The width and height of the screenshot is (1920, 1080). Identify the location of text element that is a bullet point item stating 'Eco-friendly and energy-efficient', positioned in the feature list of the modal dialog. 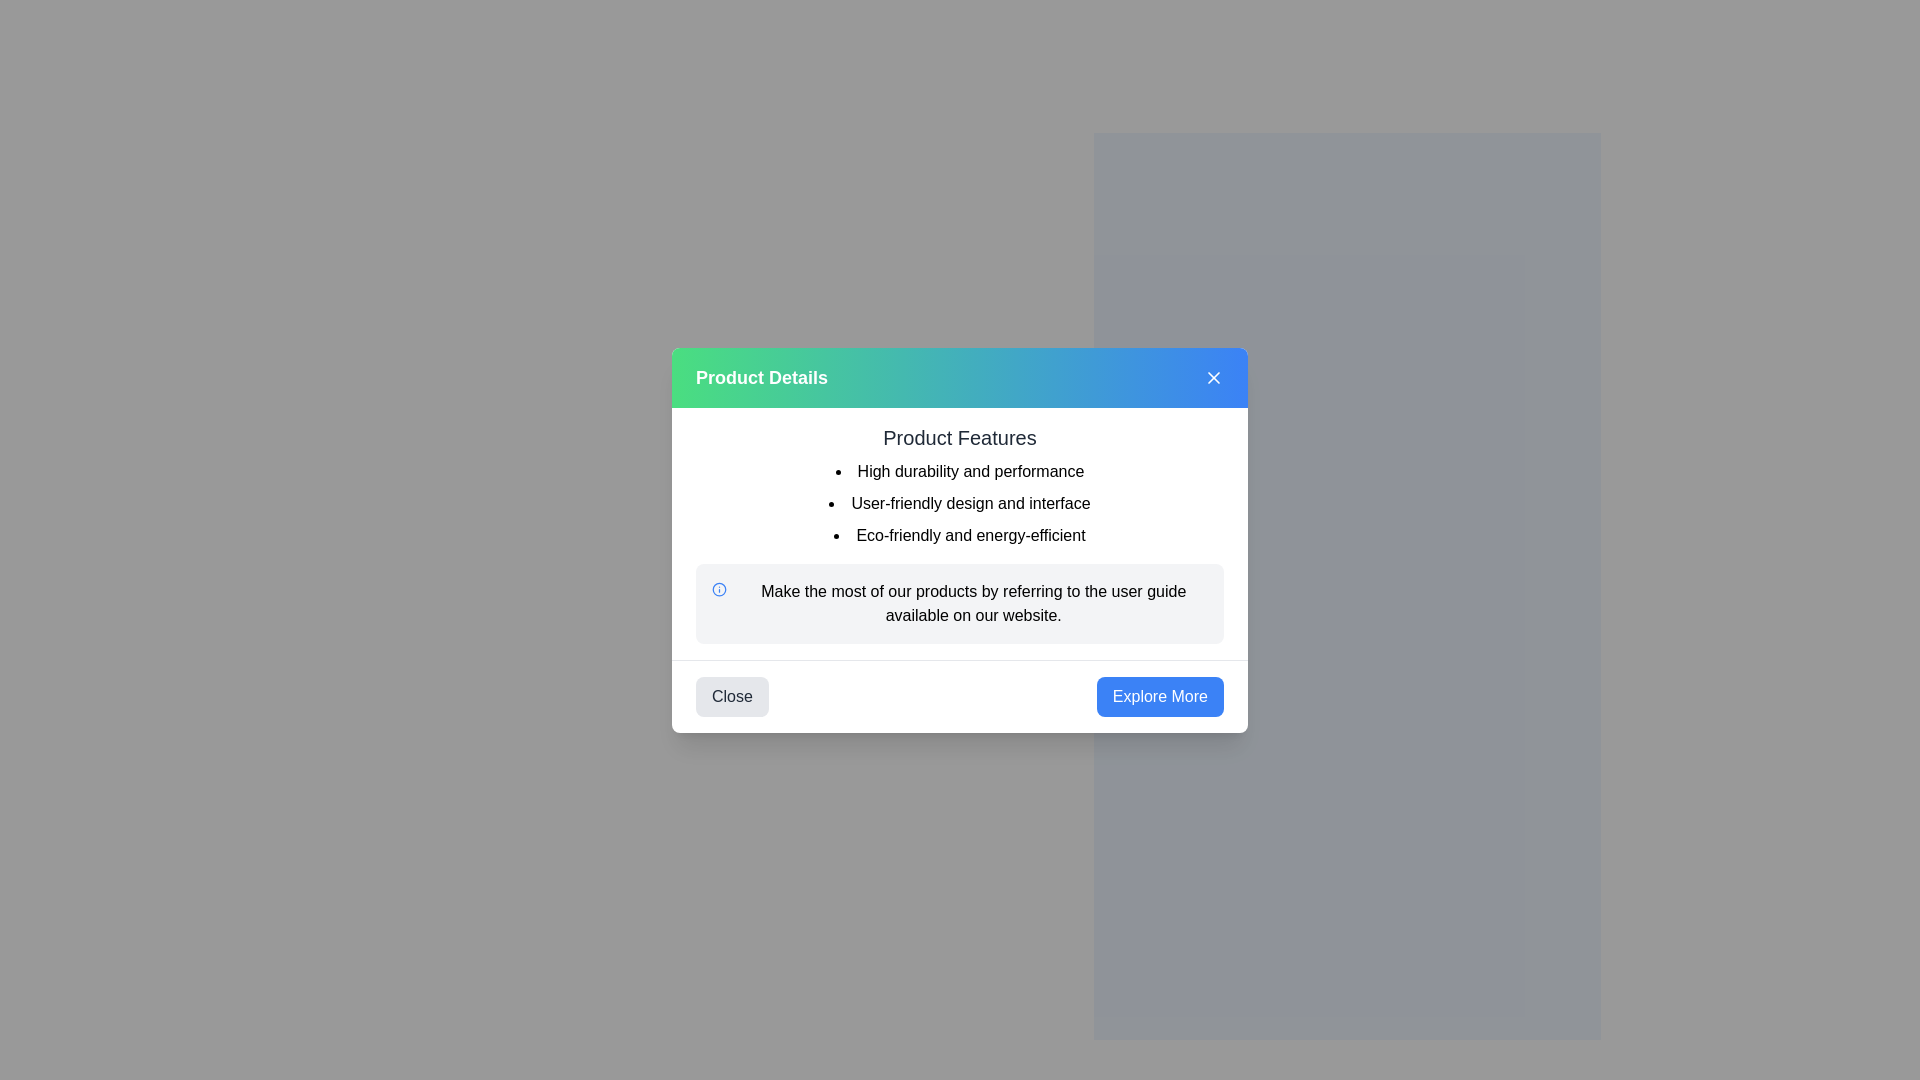
(960, 534).